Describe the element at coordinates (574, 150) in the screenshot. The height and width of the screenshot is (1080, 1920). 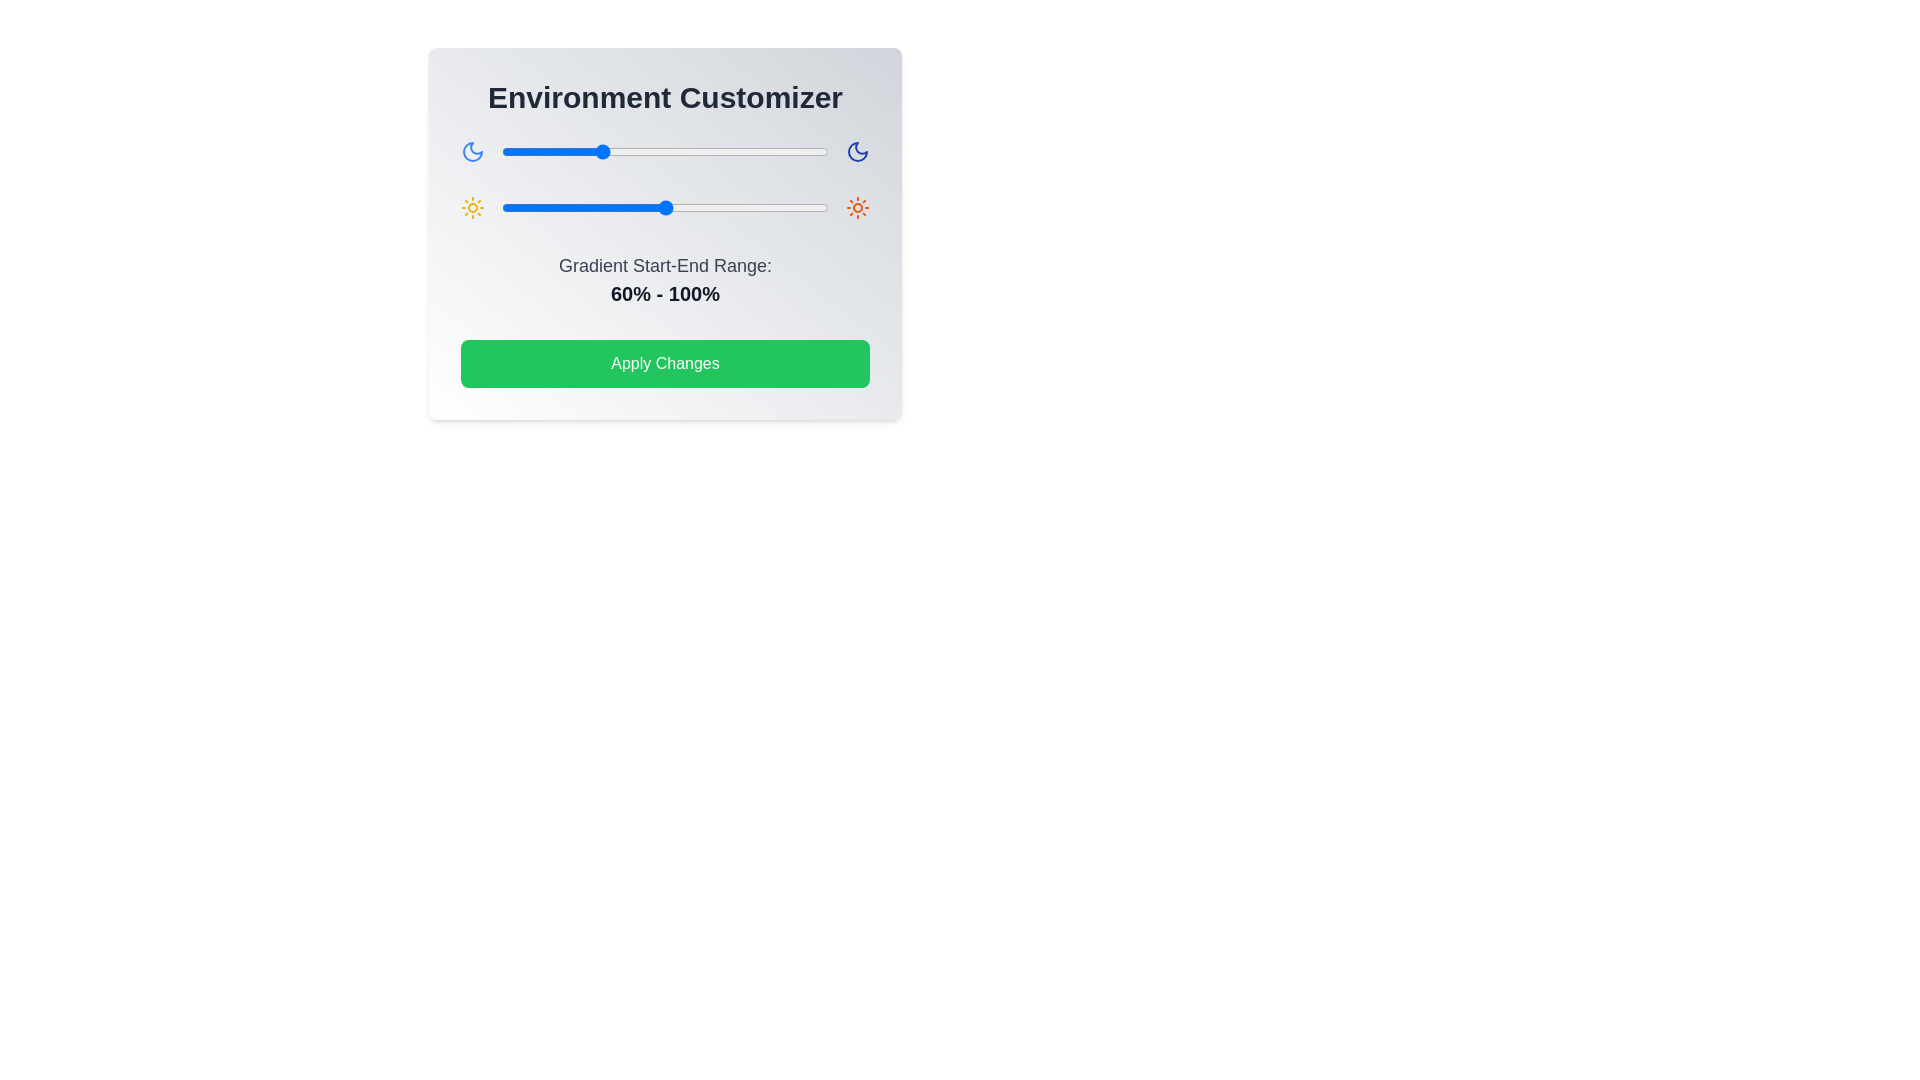
I see `the gradient slider 0 to 45` at that location.